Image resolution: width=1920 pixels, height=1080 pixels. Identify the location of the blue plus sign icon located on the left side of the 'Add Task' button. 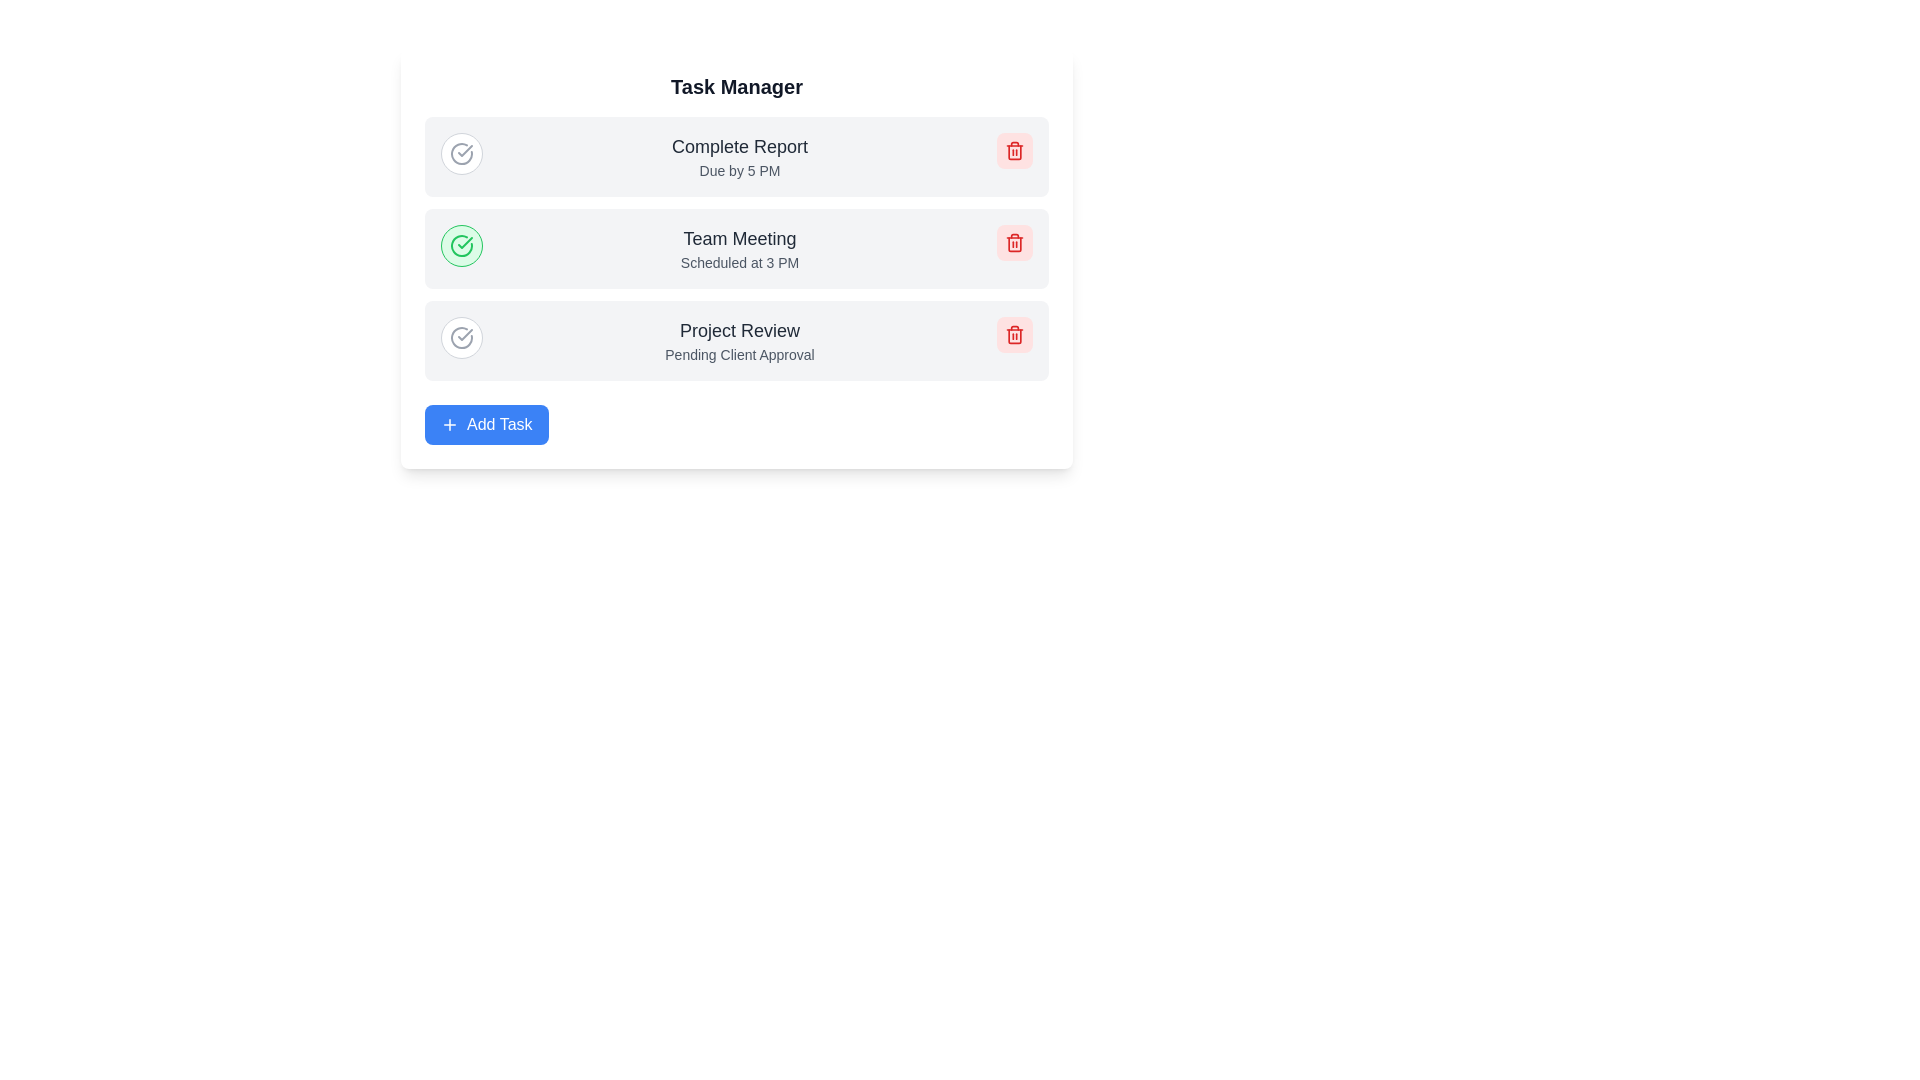
(449, 423).